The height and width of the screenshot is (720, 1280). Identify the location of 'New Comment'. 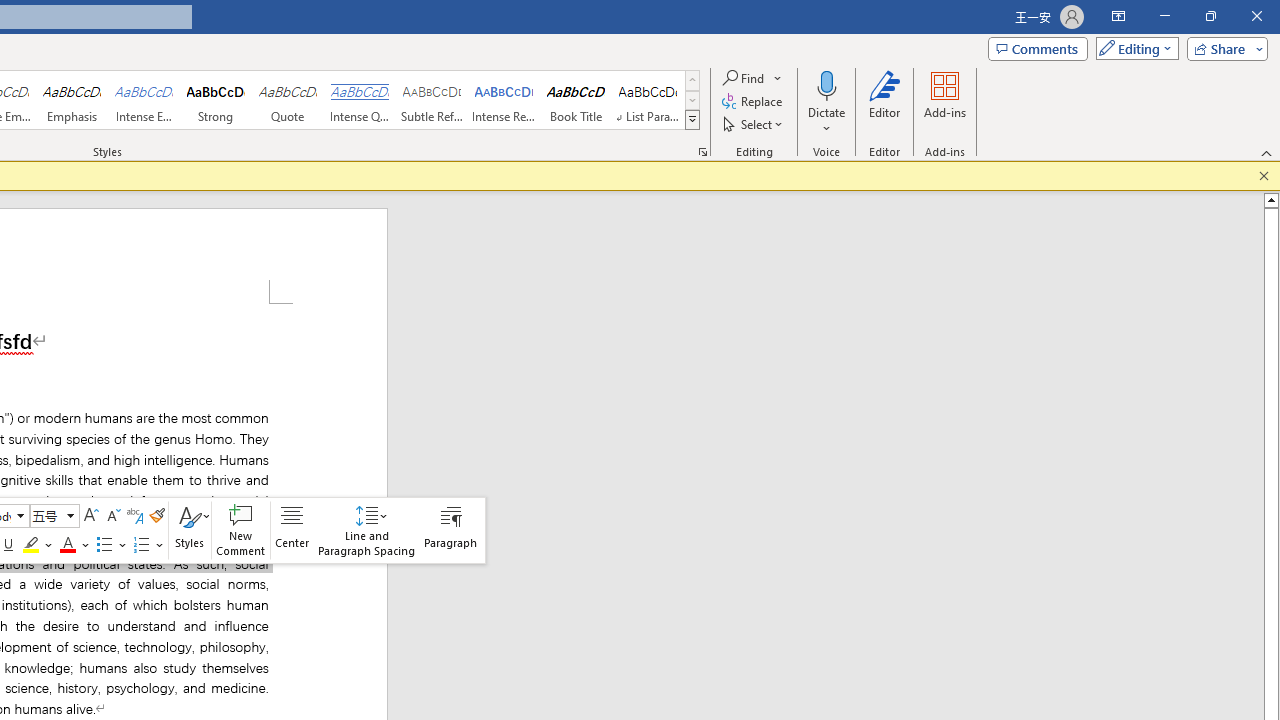
(240, 529).